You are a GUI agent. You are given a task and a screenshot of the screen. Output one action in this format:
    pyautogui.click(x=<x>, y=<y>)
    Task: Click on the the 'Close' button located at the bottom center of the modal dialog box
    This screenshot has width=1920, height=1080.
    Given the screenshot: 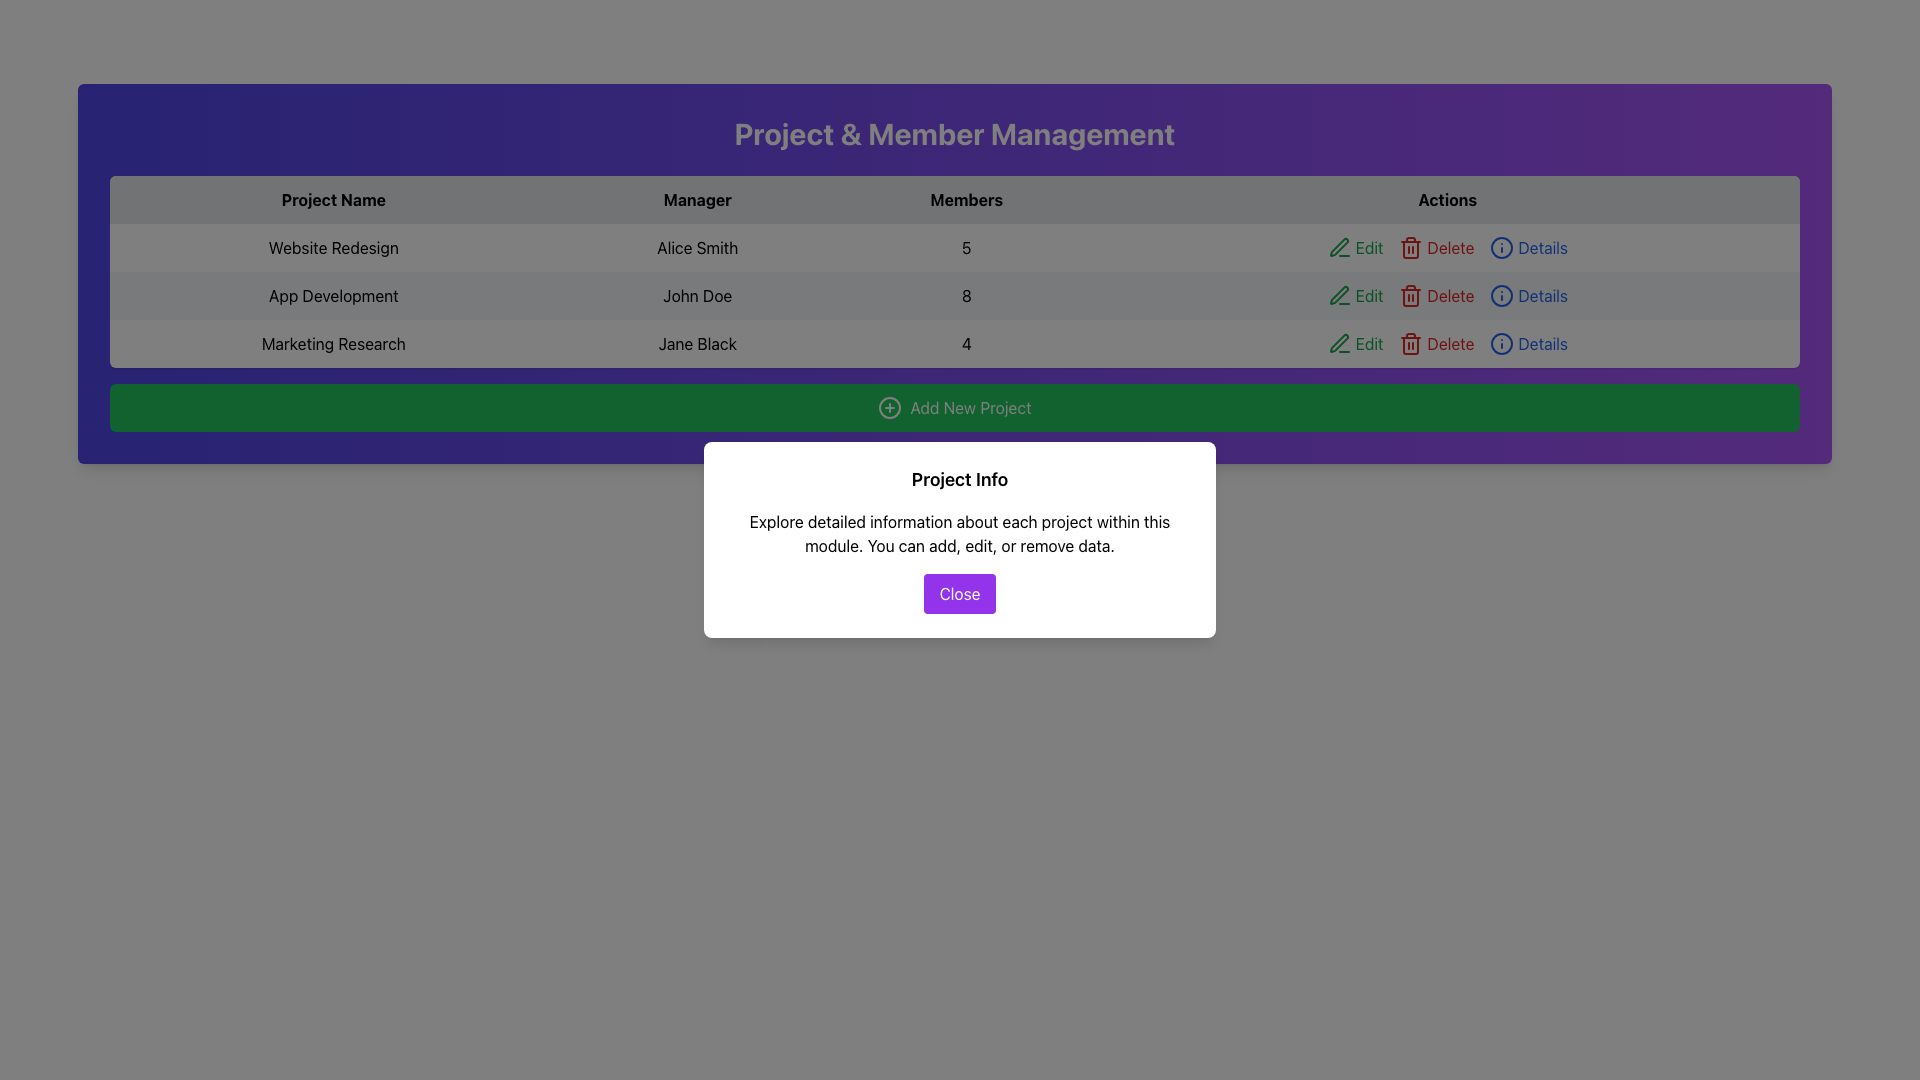 What is the action you would take?
    pyautogui.click(x=960, y=593)
    